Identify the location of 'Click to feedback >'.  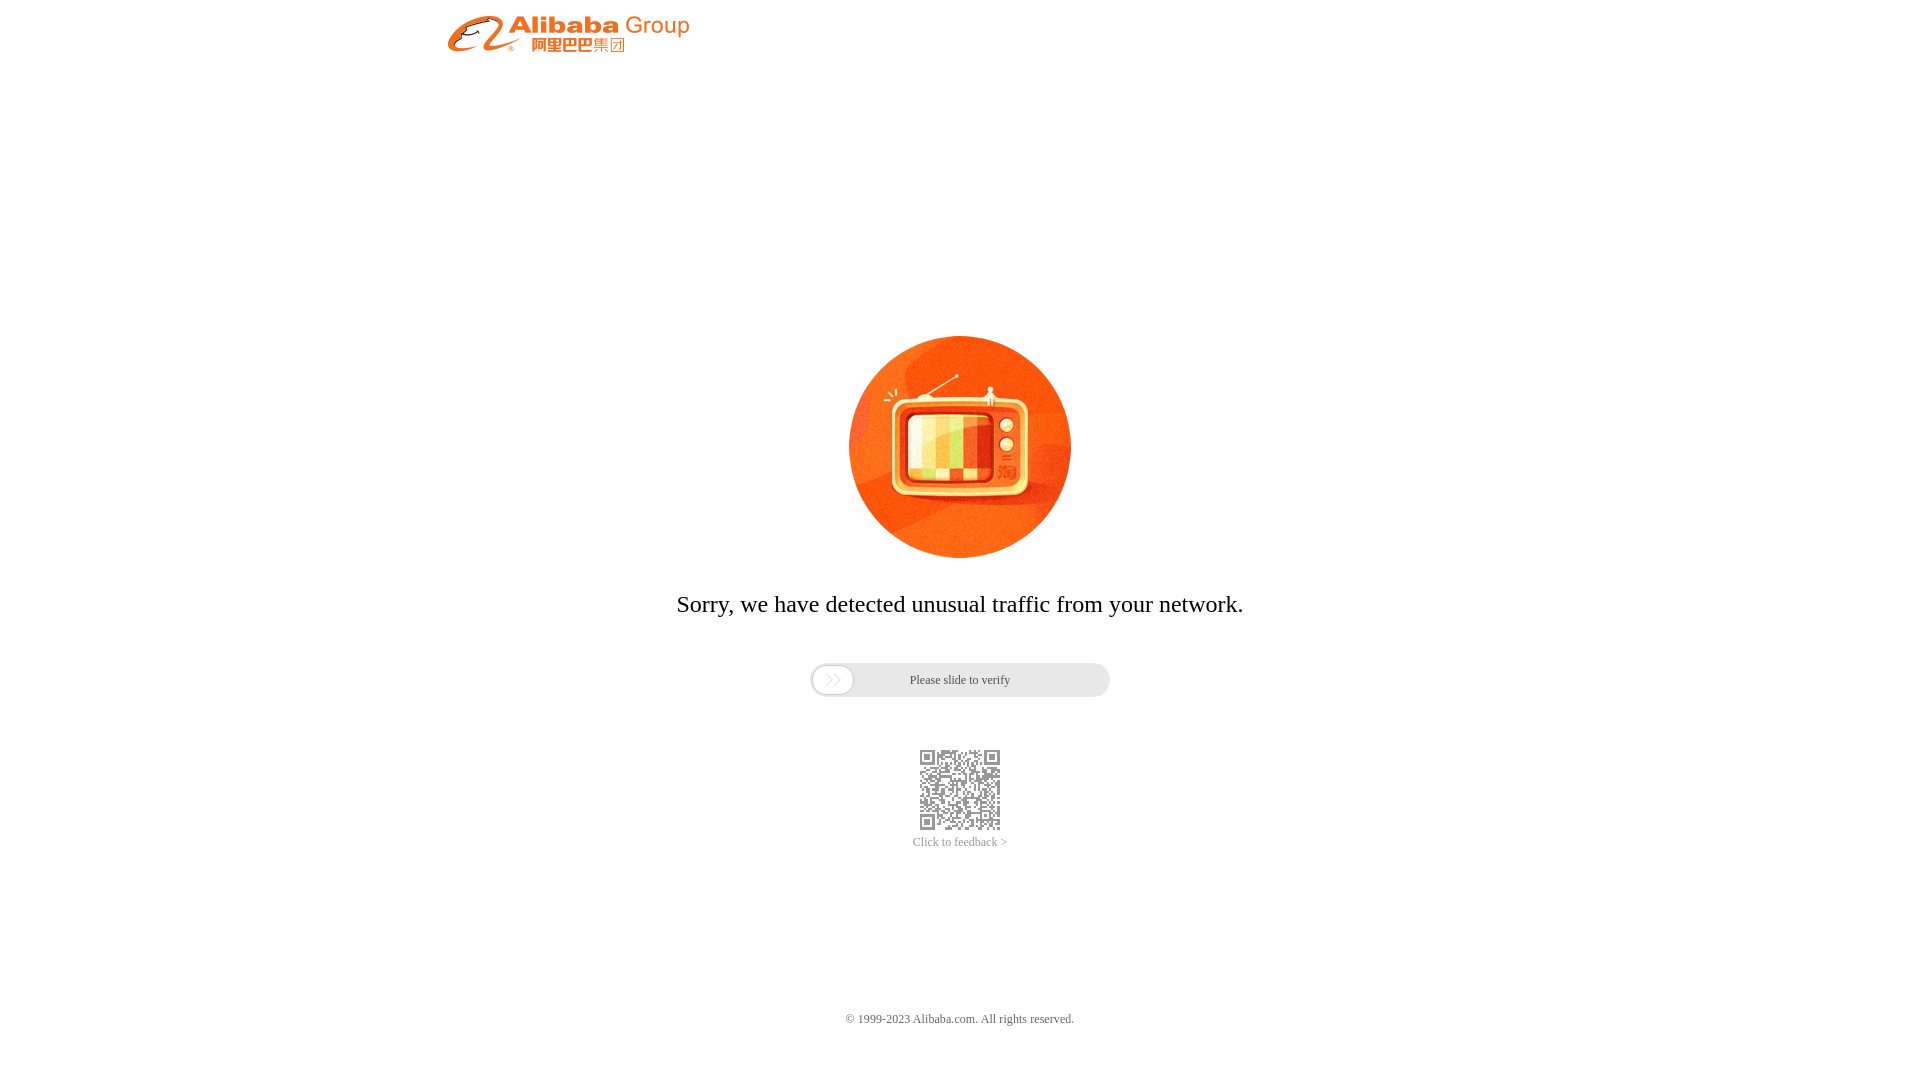
(960, 842).